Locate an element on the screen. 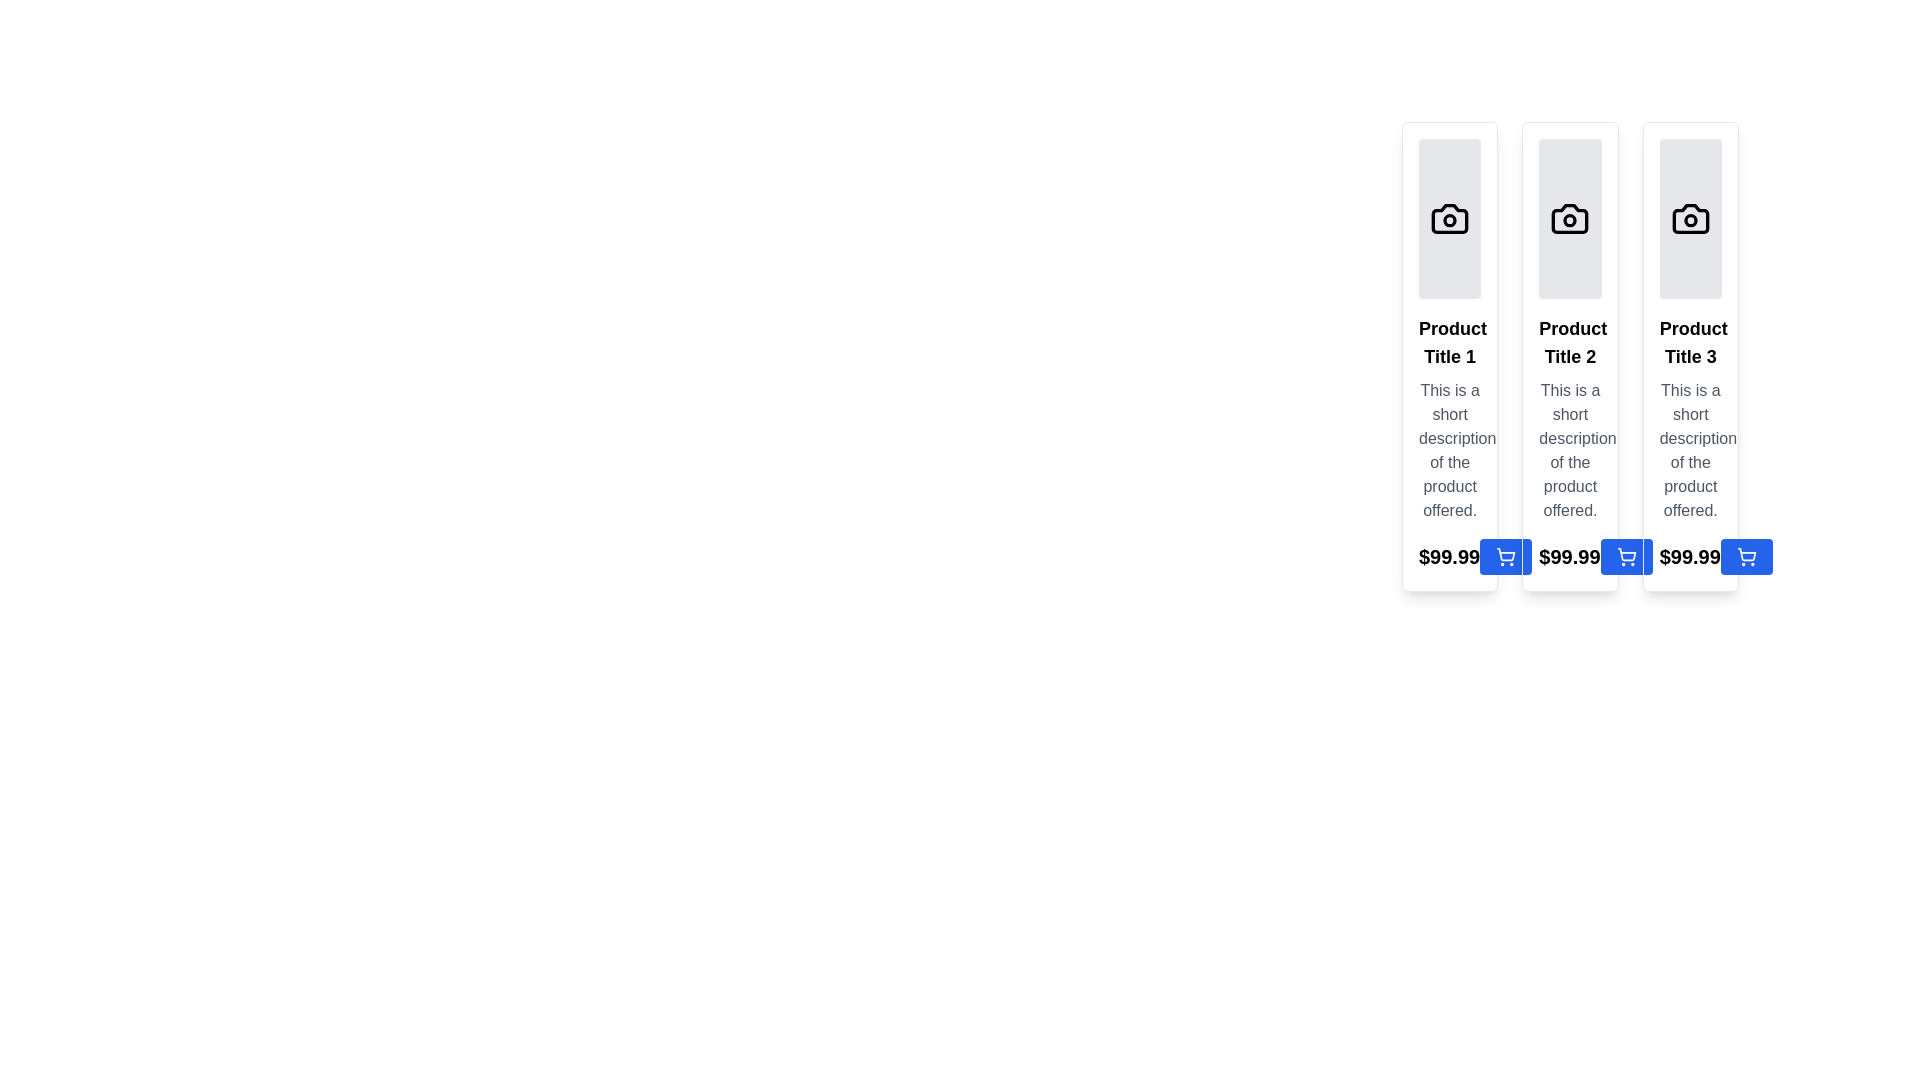 This screenshot has height=1080, width=1920. the text label displaying '$99.99' in bold, located in the second product card at the bottom left of the card is located at coordinates (1568, 556).